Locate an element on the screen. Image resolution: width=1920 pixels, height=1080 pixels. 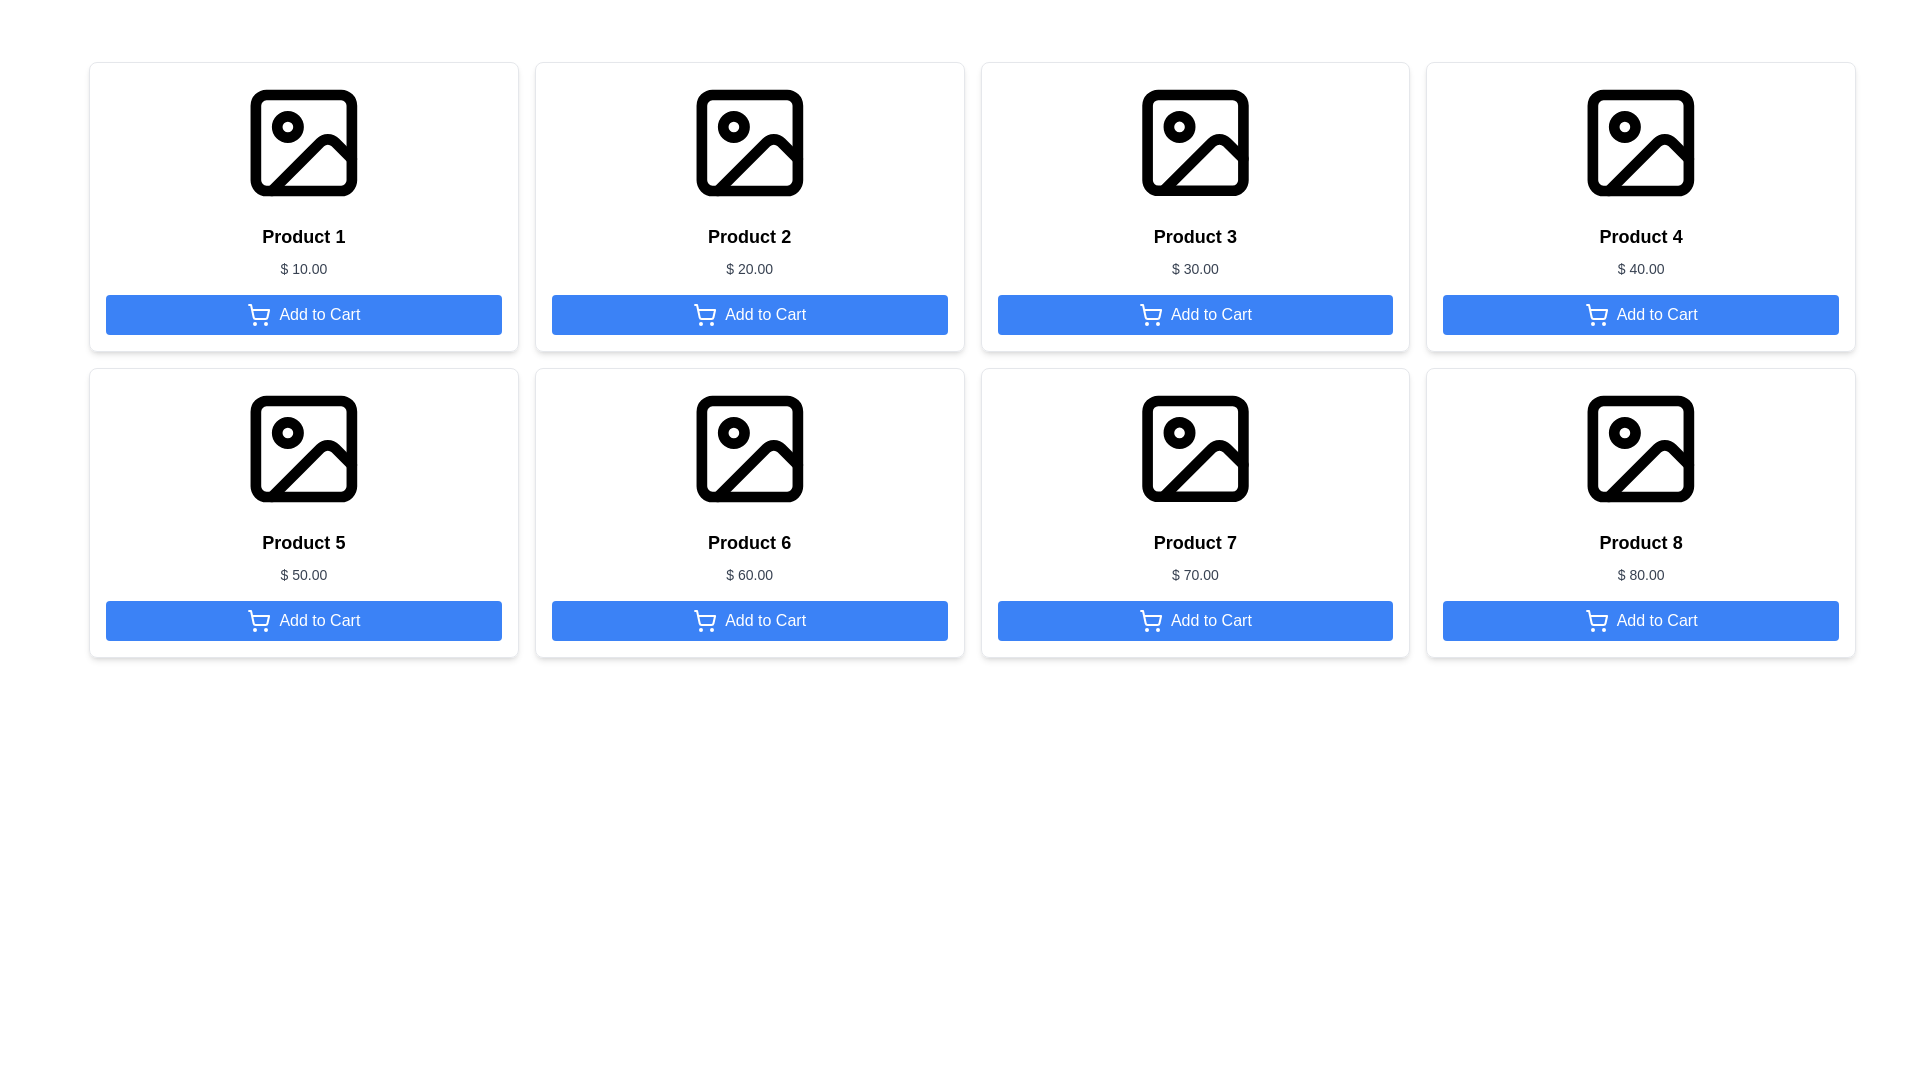
the 'Add to Cart' button for 'Product 8' located in the bottom-right corner of the grid layout is located at coordinates (1595, 620).